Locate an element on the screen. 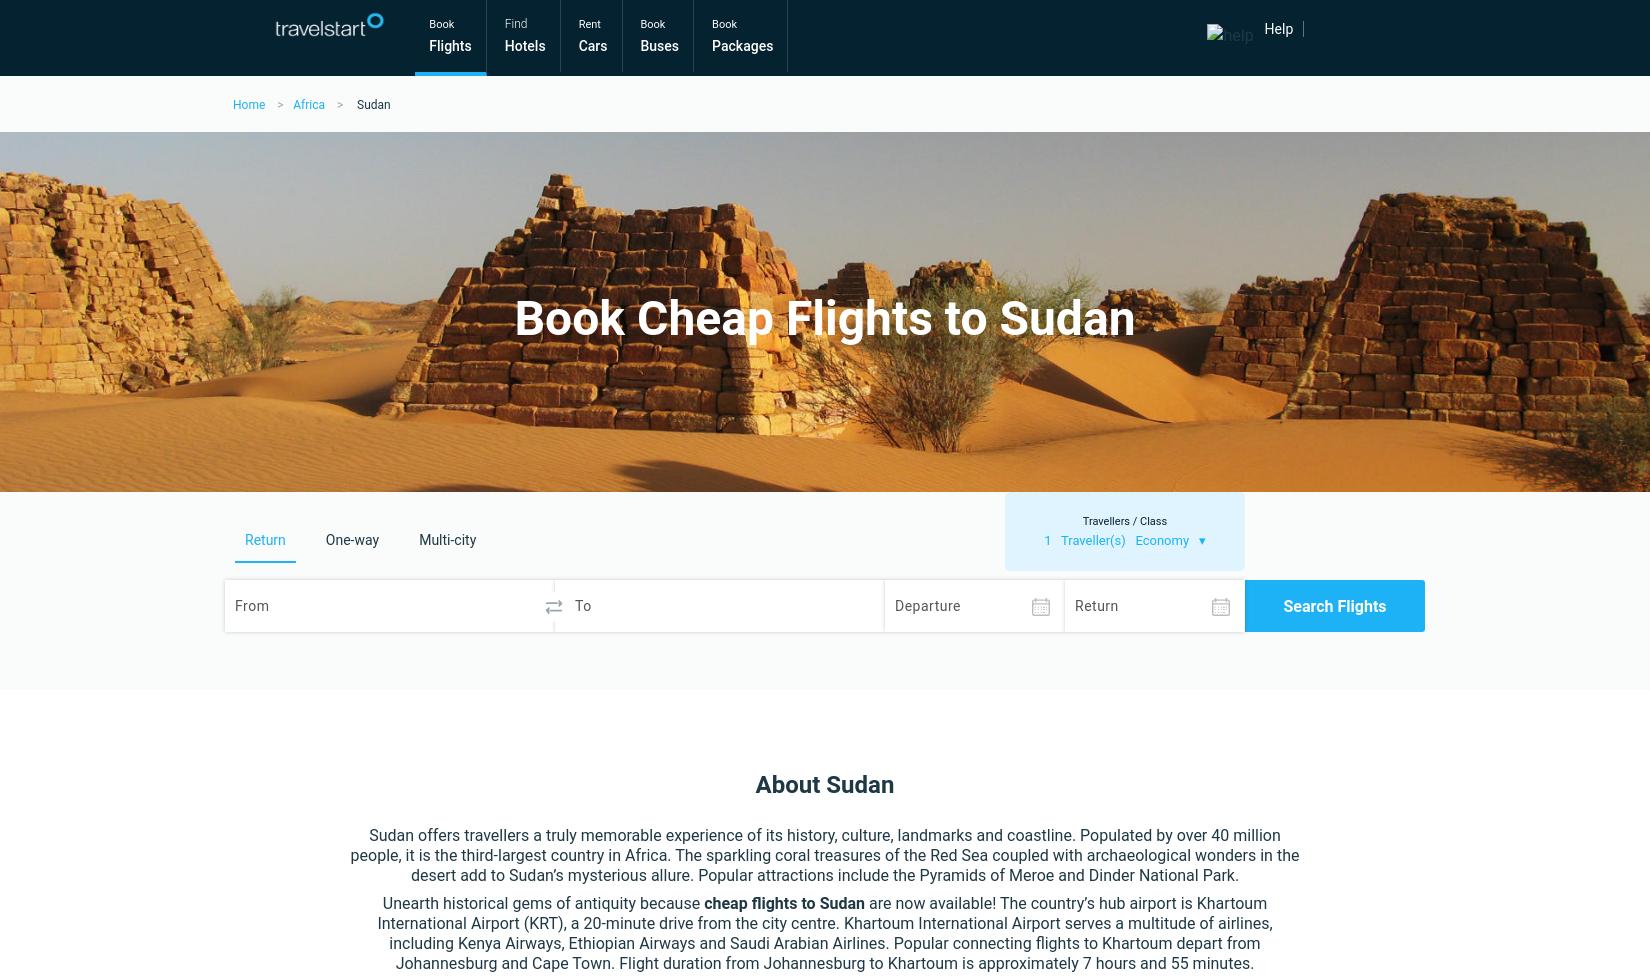  'Home' is located at coordinates (232, 104).